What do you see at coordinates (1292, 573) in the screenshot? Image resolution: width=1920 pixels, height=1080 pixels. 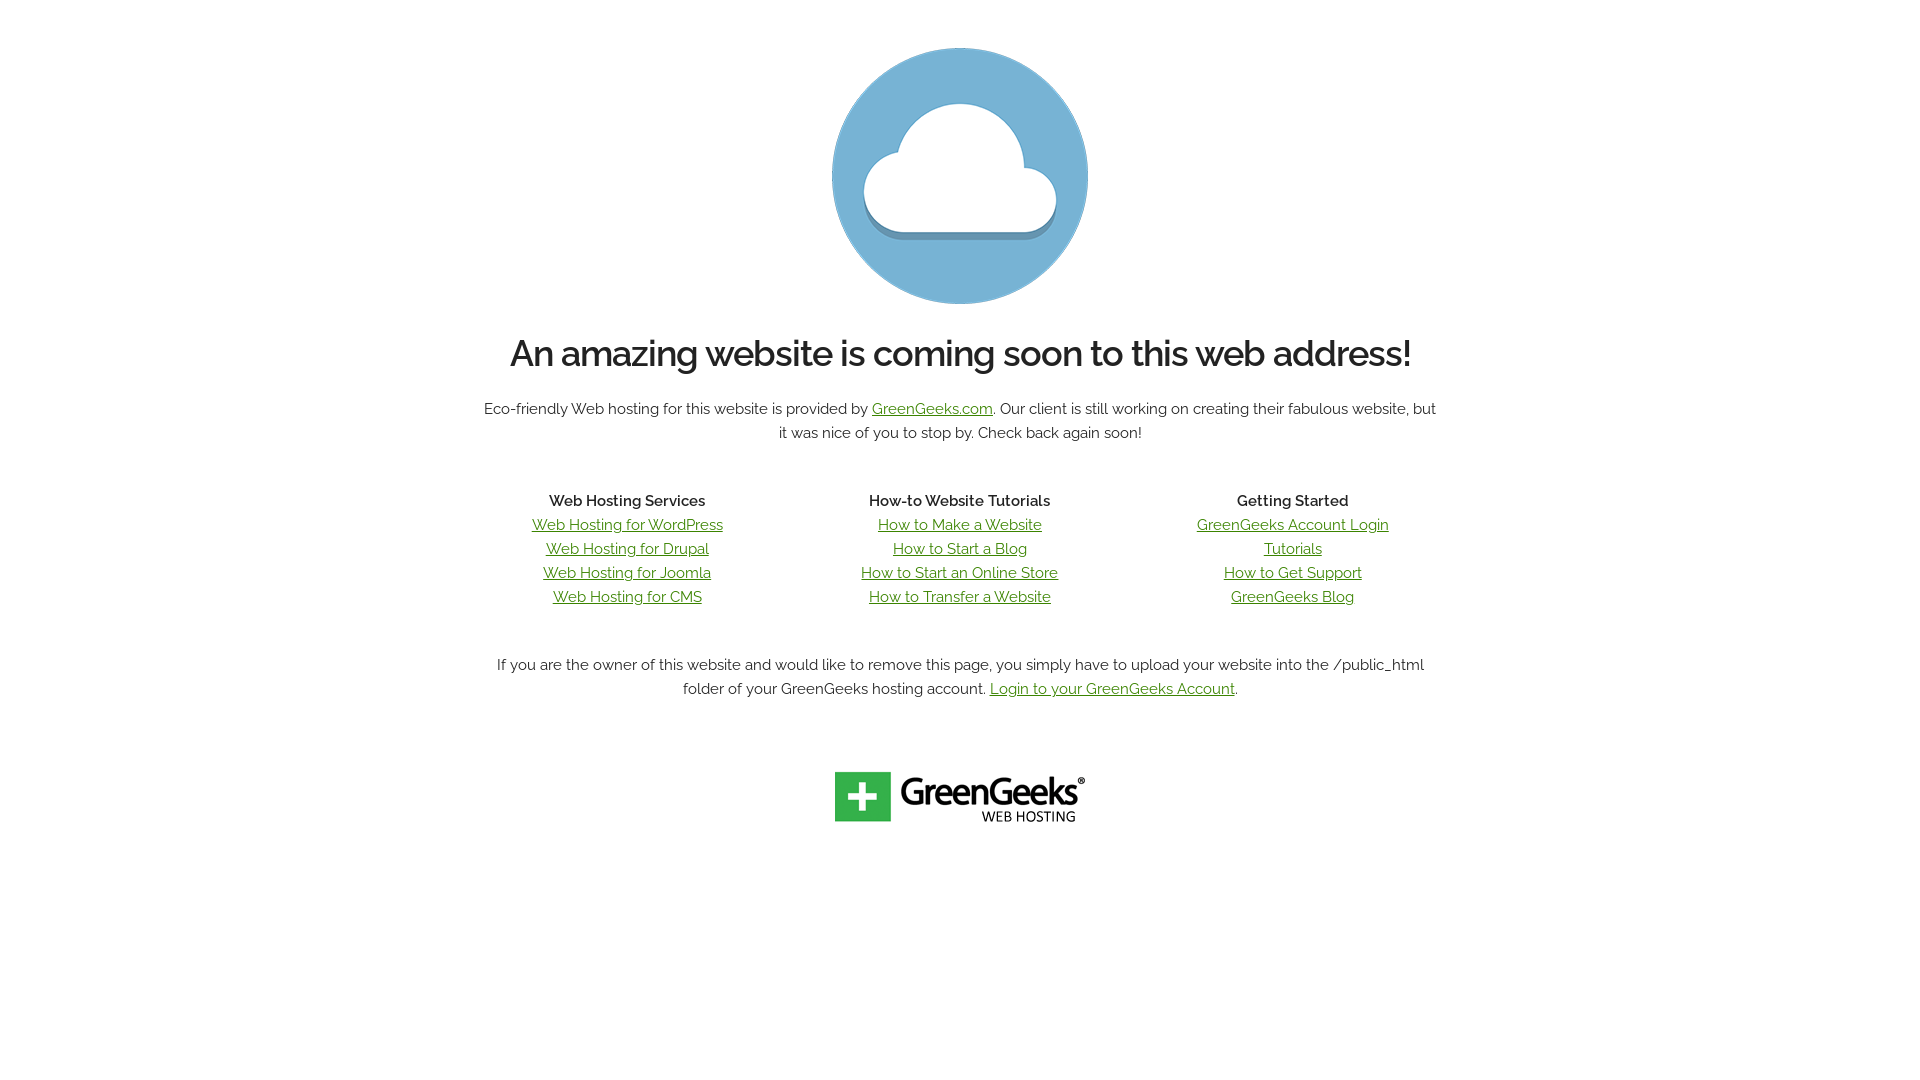 I see `'How to Get Support'` at bounding box center [1292, 573].